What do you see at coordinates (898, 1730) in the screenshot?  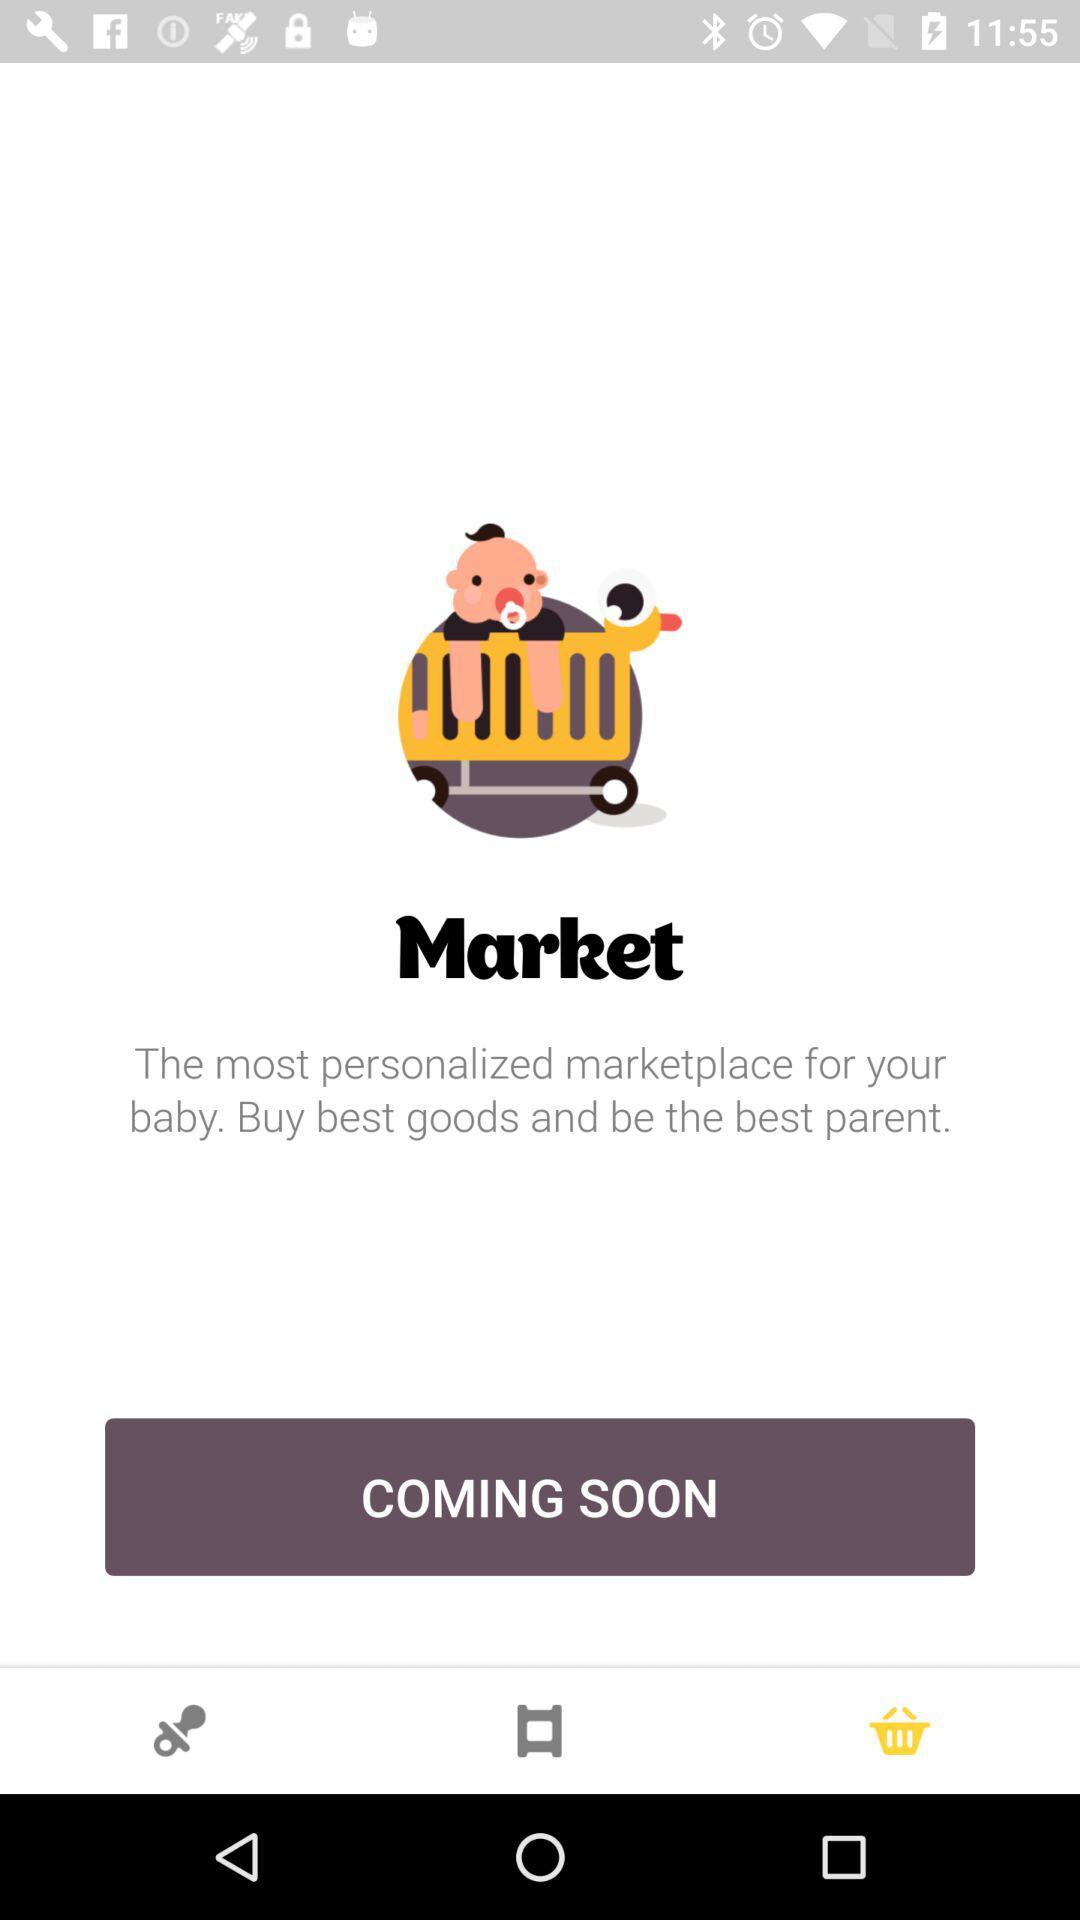 I see `the item at the bottom right corner` at bounding box center [898, 1730].